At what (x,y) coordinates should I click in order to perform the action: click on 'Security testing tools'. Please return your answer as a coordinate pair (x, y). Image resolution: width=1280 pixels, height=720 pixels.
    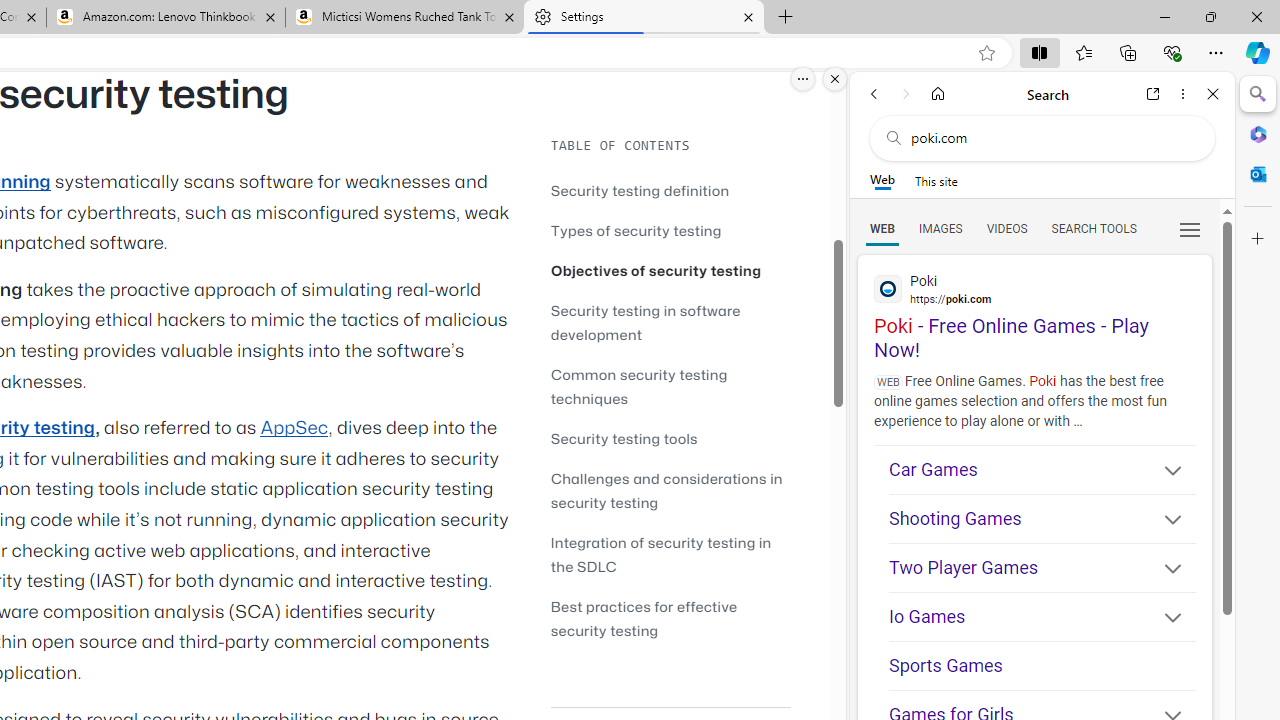
    Looking at the image, I should click on (670, 437).